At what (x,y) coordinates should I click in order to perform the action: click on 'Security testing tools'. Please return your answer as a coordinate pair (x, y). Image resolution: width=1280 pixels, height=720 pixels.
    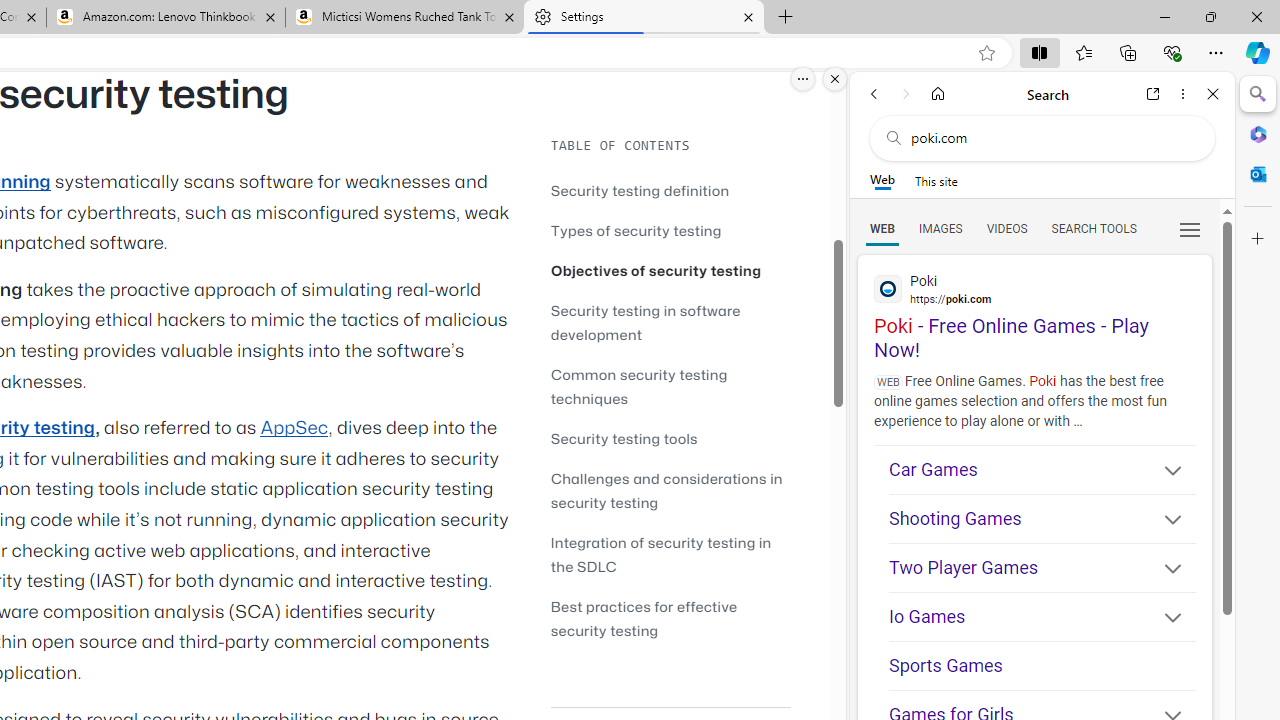
    Looking at the image, I should click on (670, 437).